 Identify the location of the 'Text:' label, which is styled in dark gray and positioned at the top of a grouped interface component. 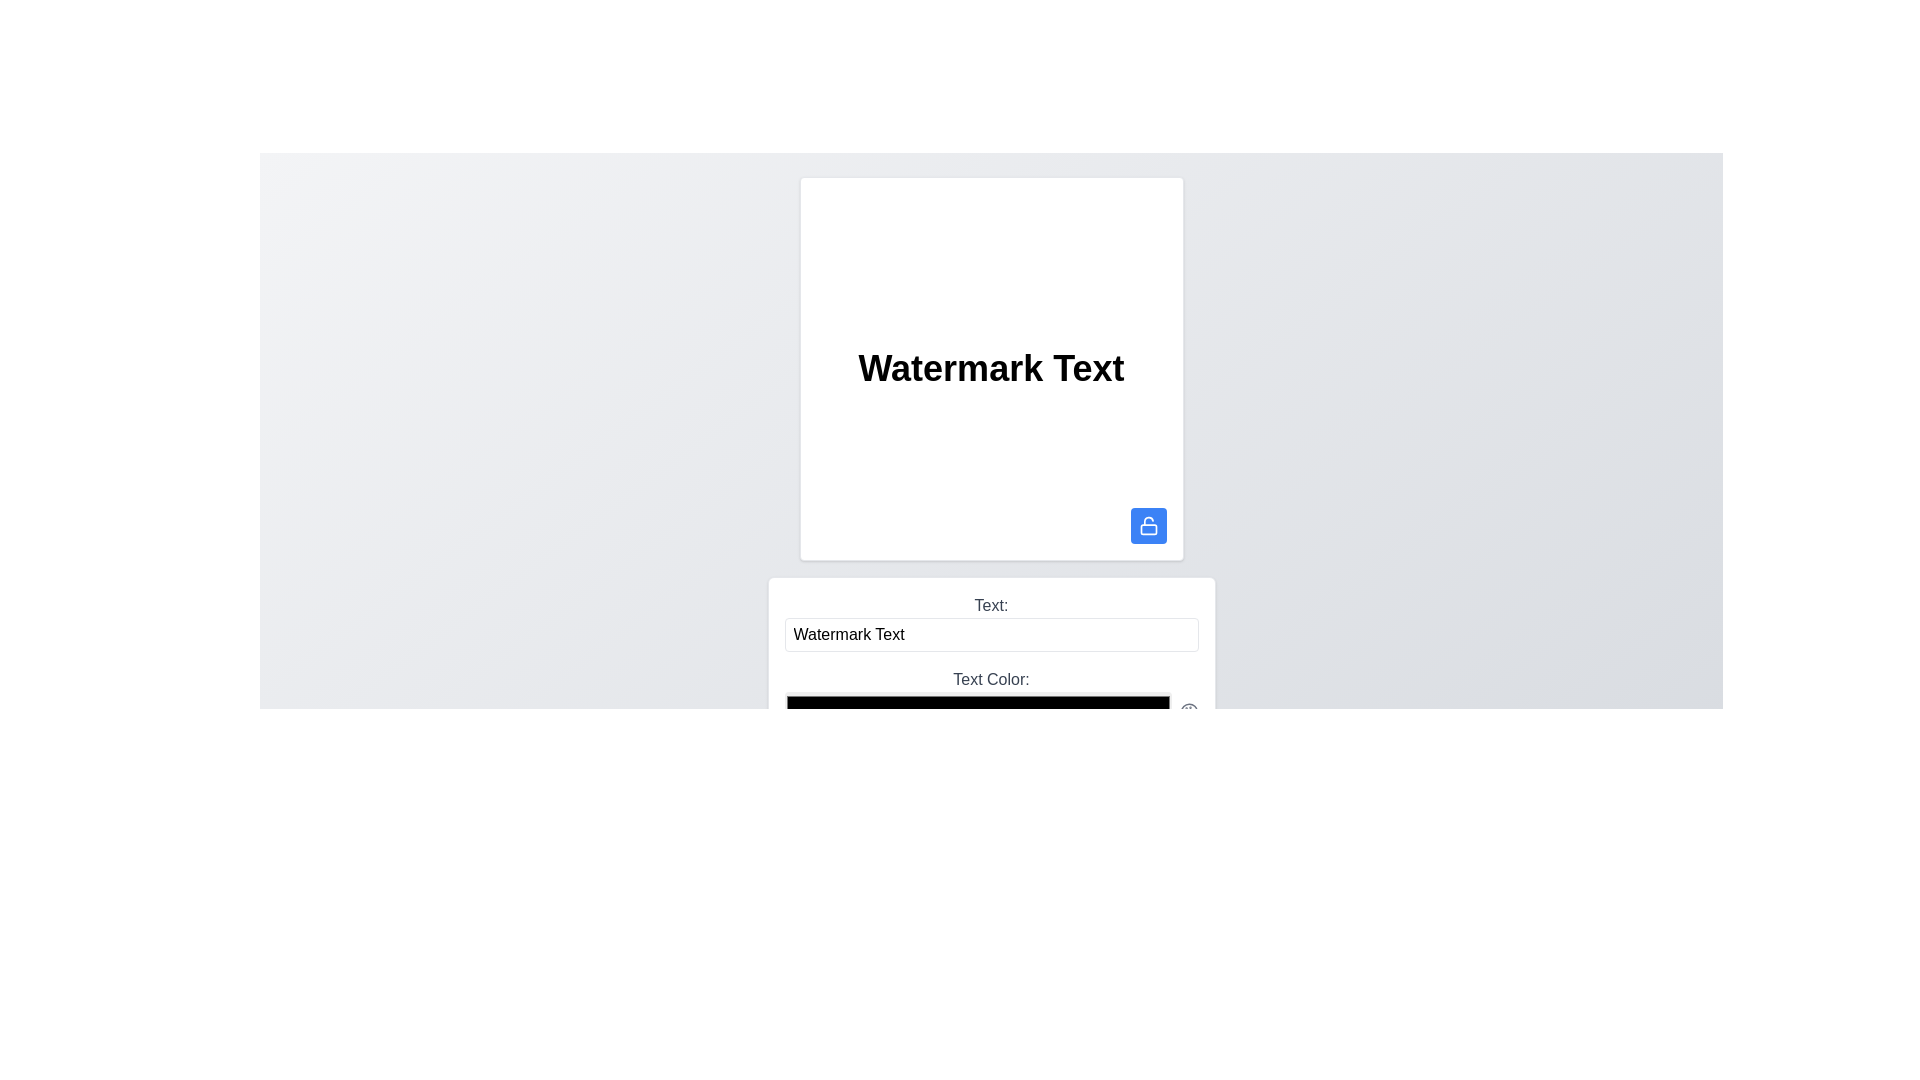
(991, 604).